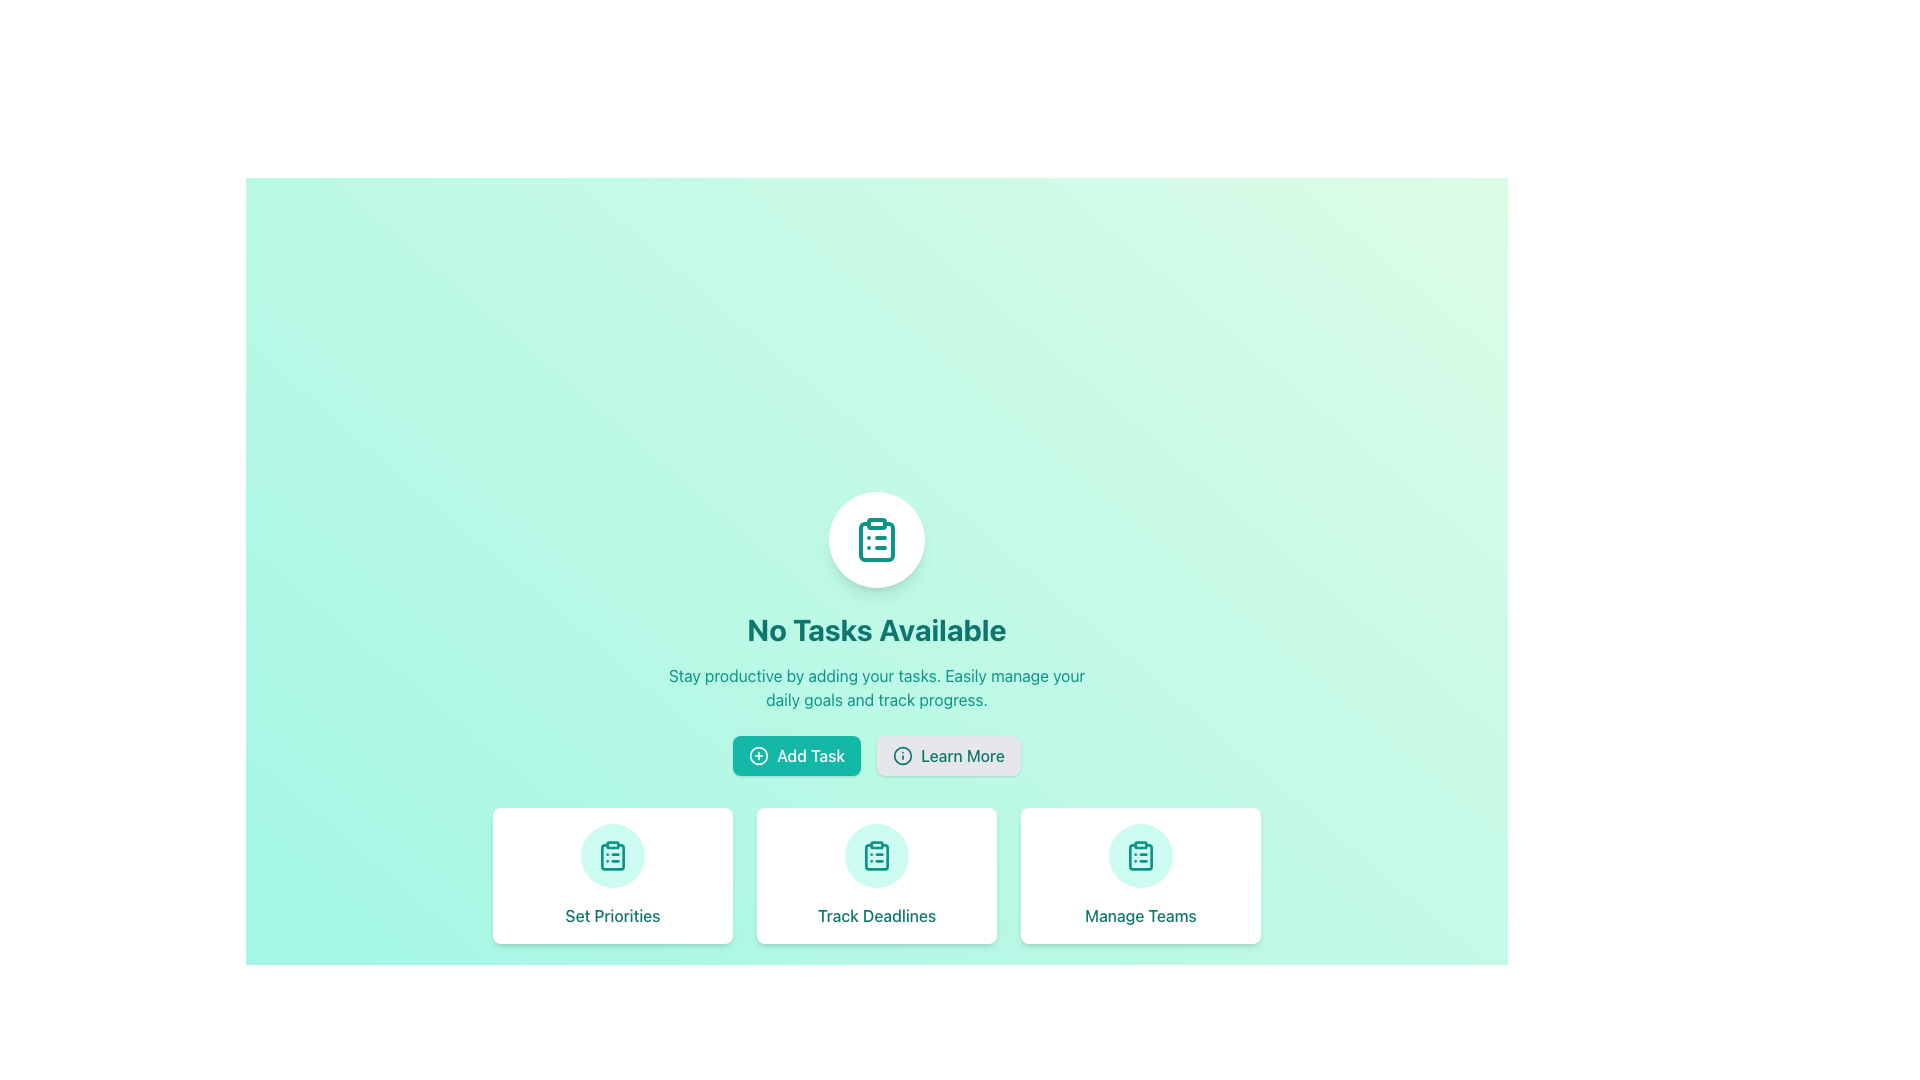 The width and height of the screenshot is (1920, 1080). What do you see at coordinates (758, 756) in the screenshot?
I see `the teal circular icon with a plus symbol inside it, located on the left side of the 'Add Task' button, below the 'No Tasks Available' heading` at bounding box center [758, 756].